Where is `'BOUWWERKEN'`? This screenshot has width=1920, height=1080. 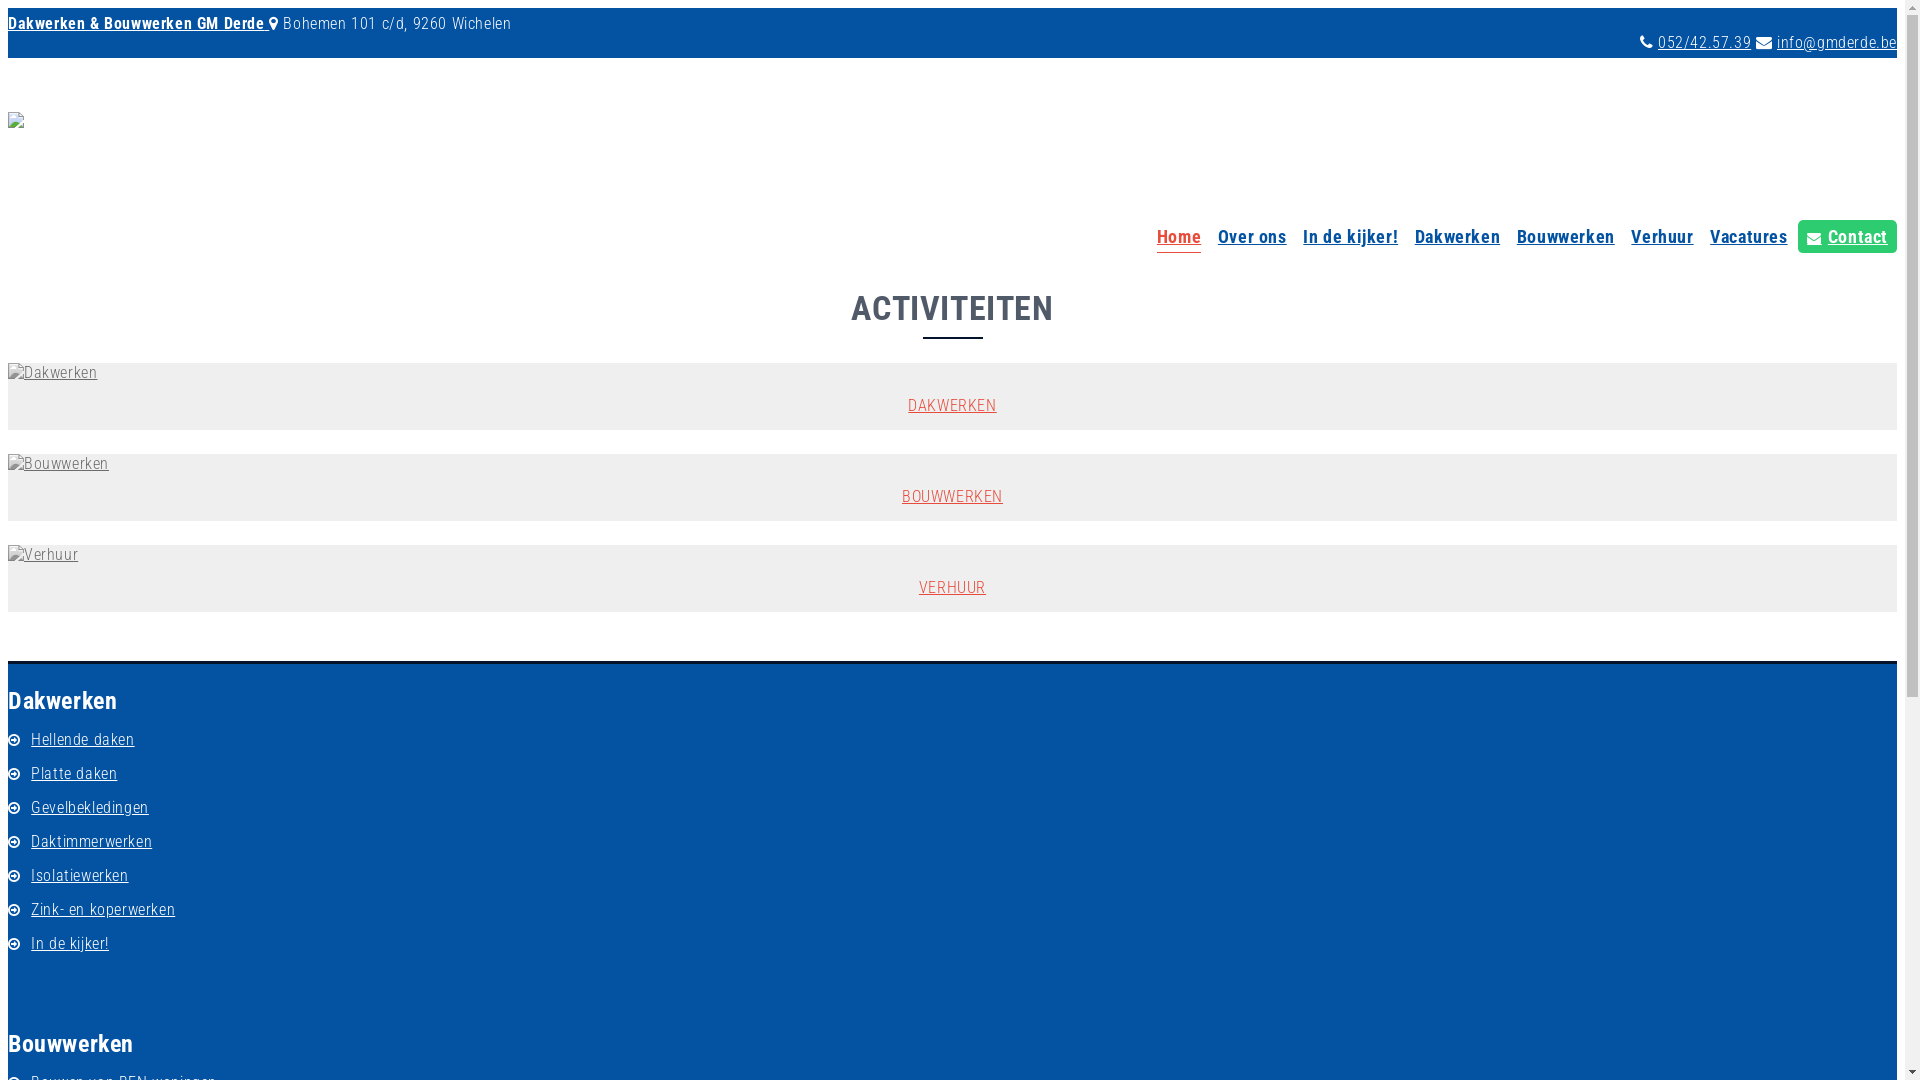 'BOUWWERKEN' is located at coordinates (951, 487).